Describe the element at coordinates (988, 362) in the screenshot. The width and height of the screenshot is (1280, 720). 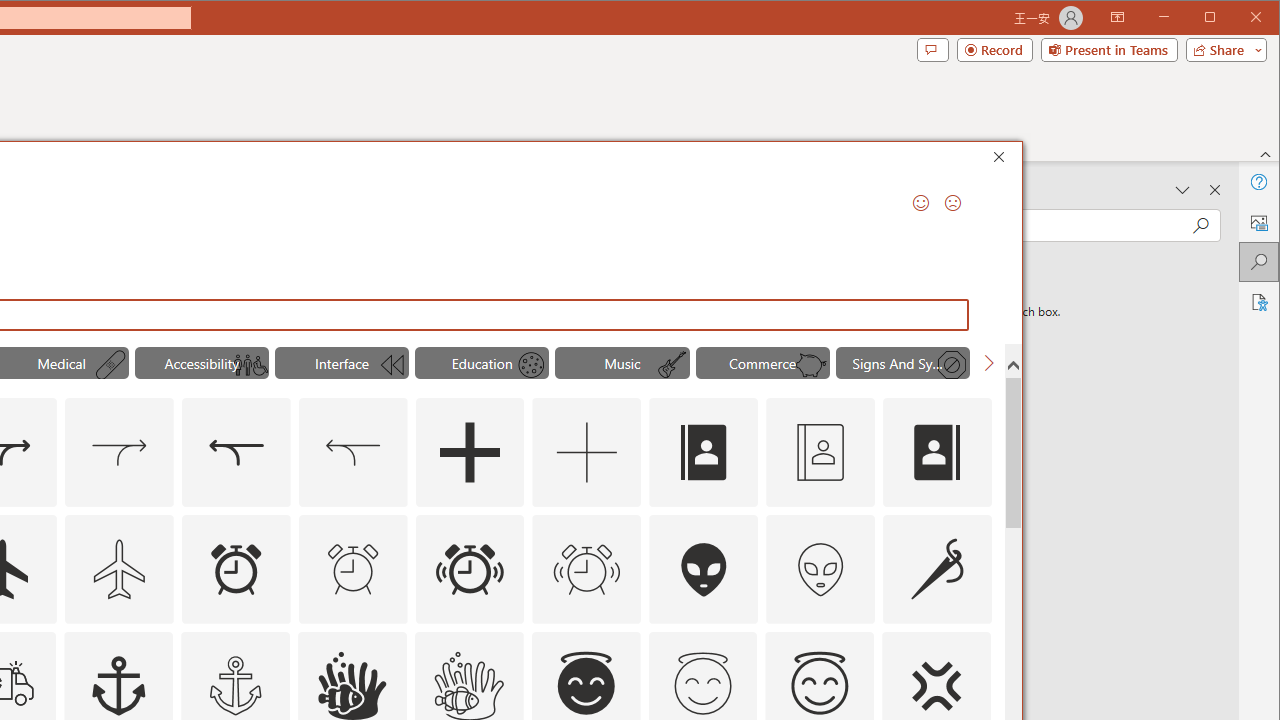
I see `'Next Search Suggestion'` at that location.